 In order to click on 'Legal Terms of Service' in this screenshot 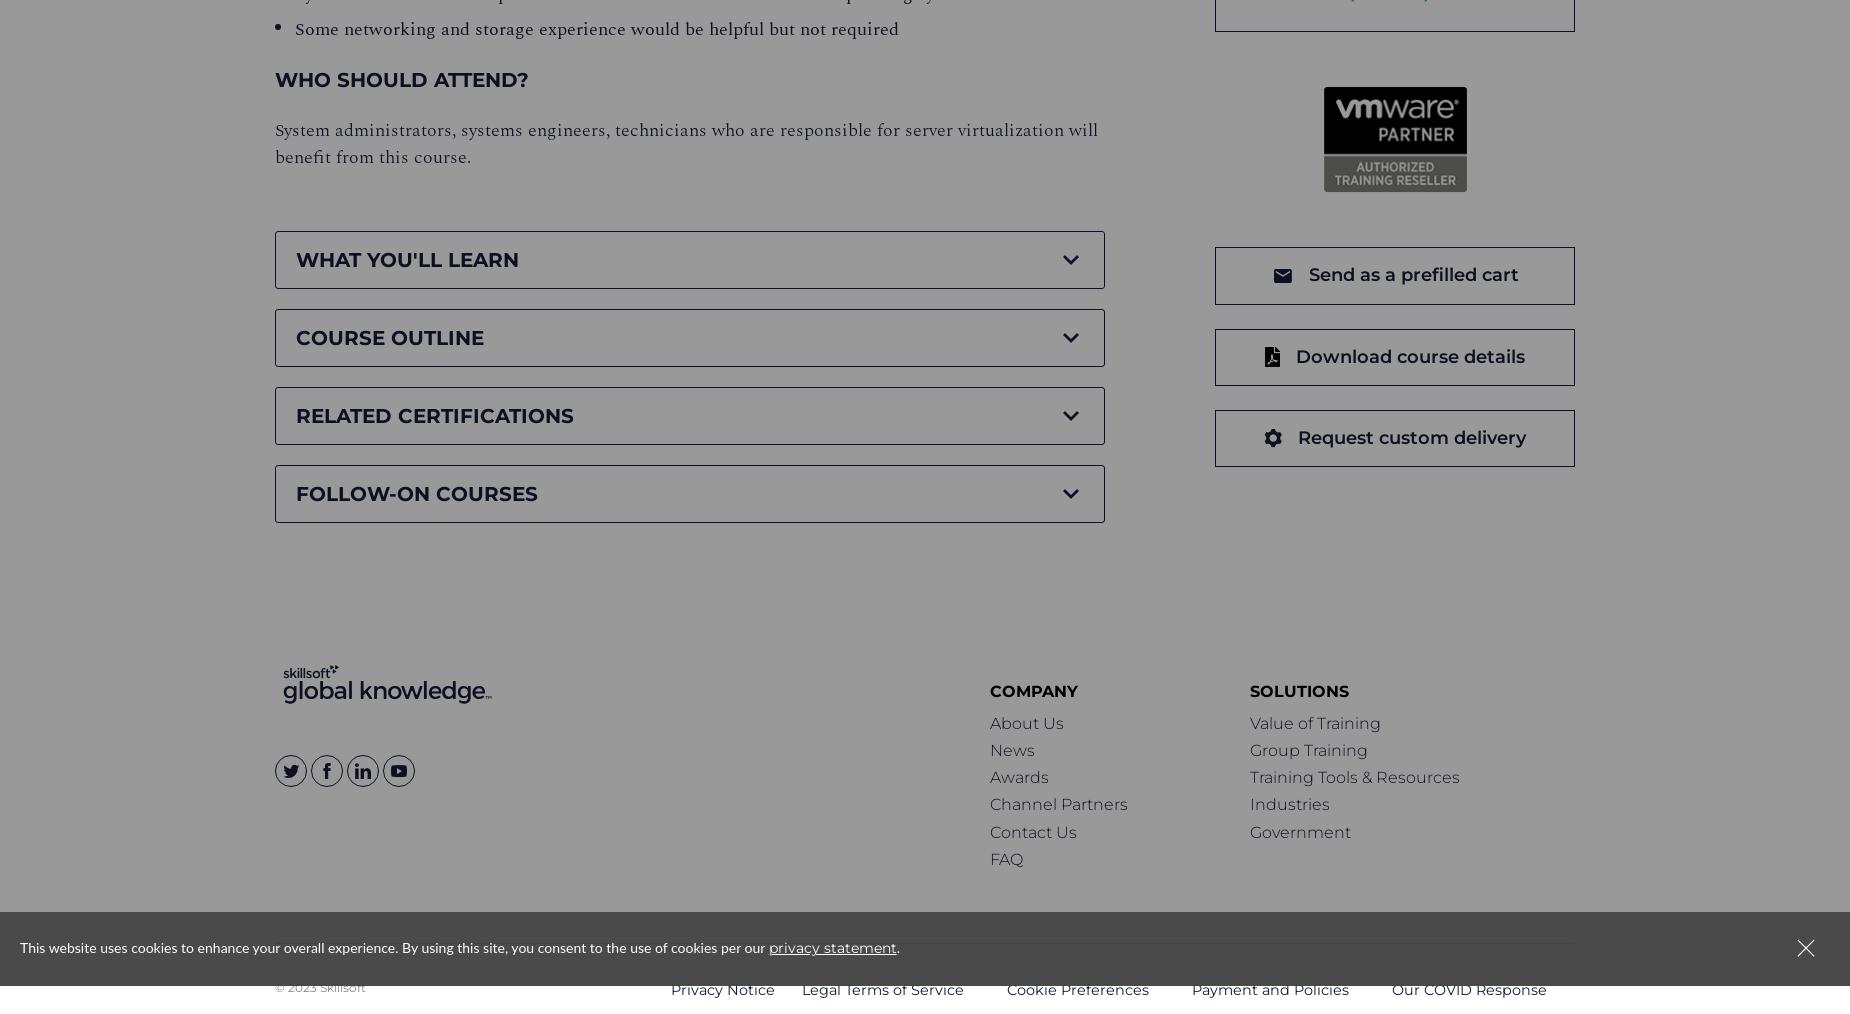, I will do `click(883, 989)`.